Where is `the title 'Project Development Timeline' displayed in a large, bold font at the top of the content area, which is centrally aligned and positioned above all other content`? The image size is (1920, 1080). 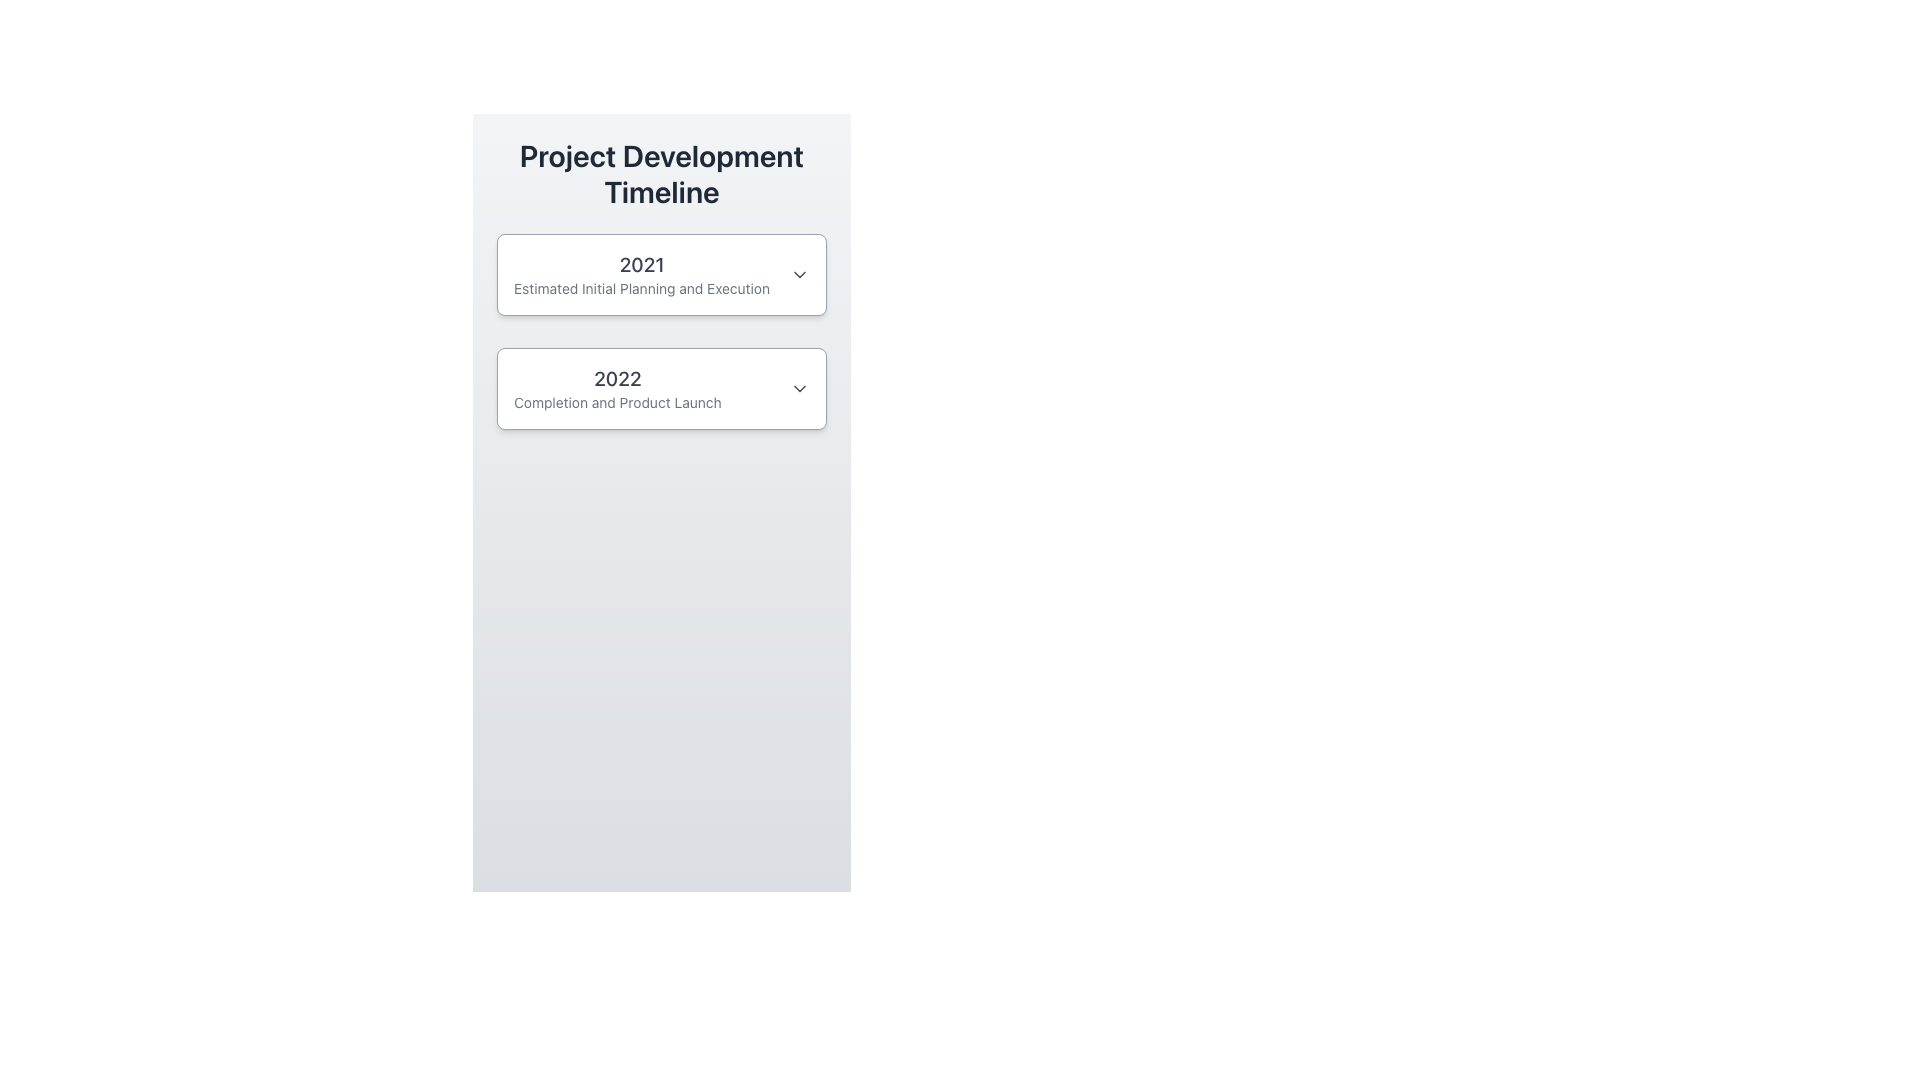
the title 'Project Development Timeline' displayed in a large, bold font at the top of the content area, which is centrally aligned and positioned above all other content is located at coordinates (662, 172).